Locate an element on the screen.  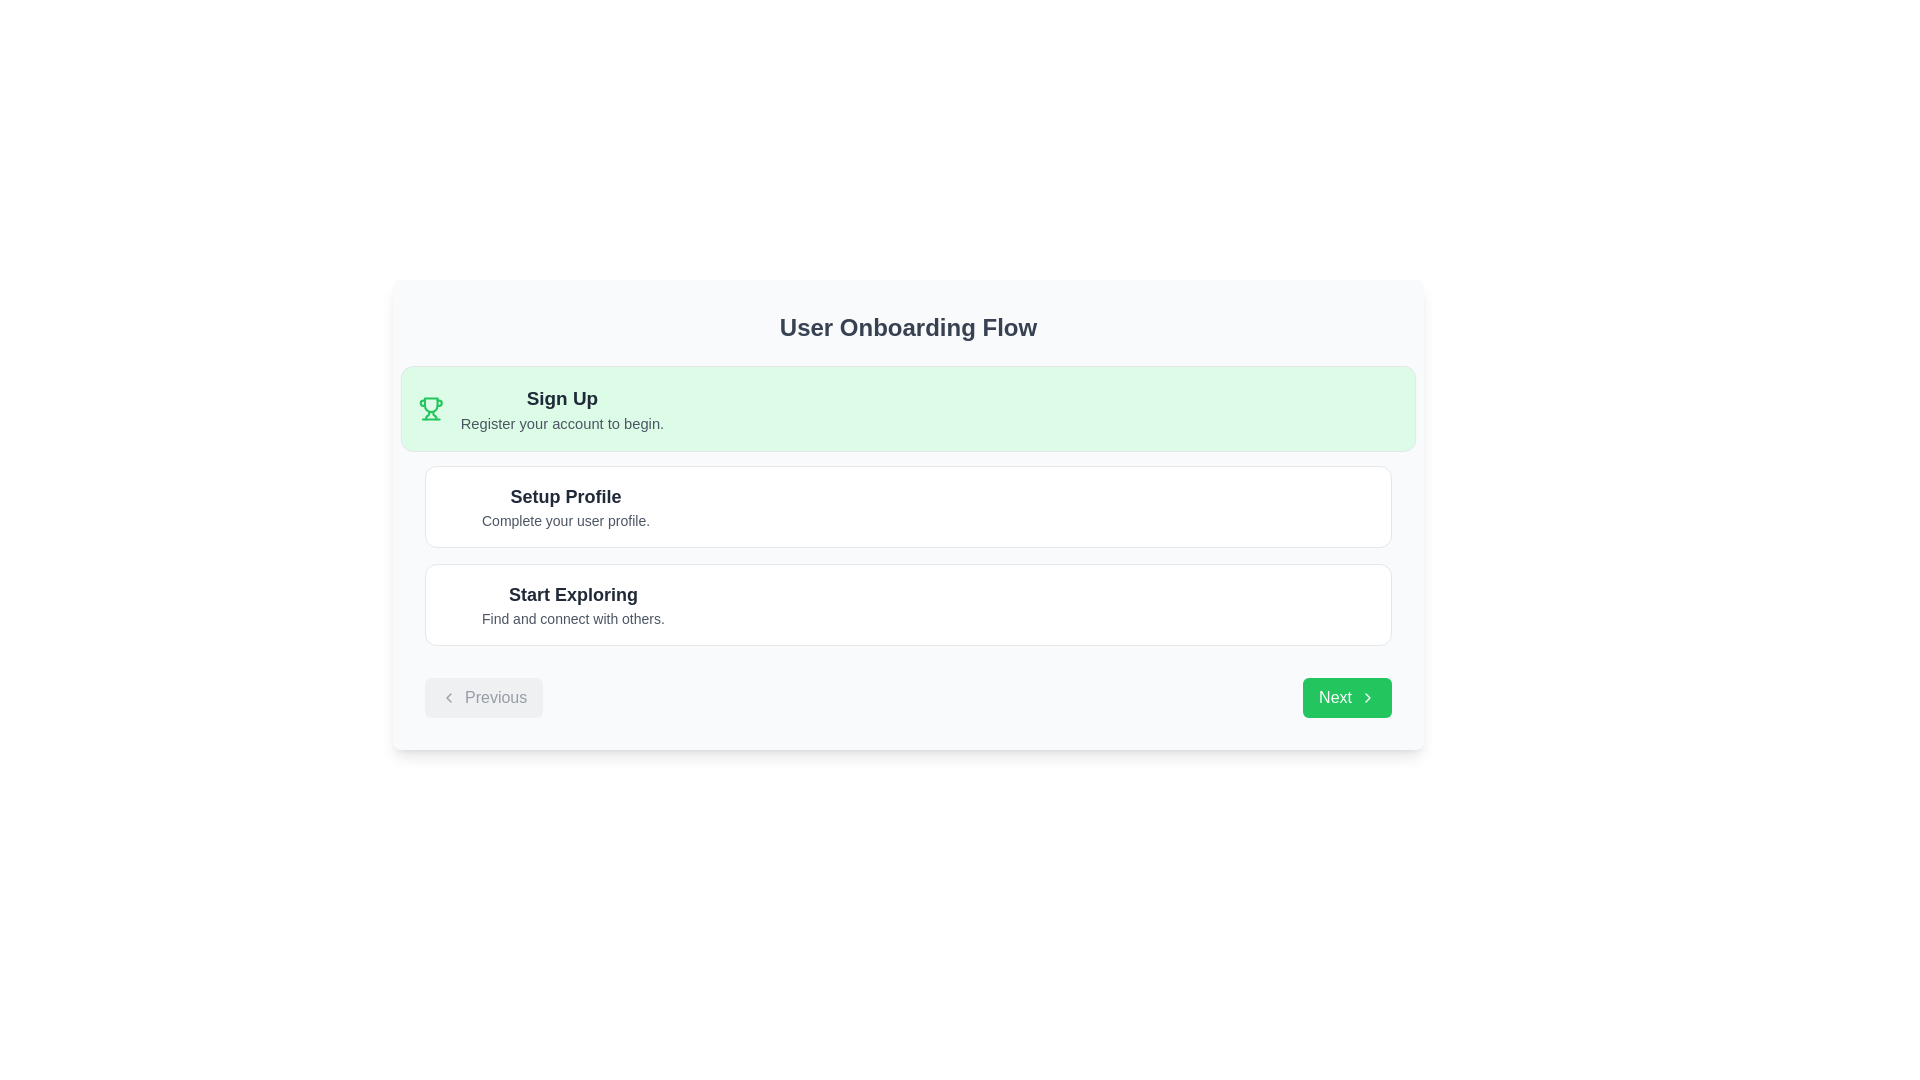
the 'Previous' navigation button located at the bottom left corner of the navigation bar is located at coordinates (484, 697).